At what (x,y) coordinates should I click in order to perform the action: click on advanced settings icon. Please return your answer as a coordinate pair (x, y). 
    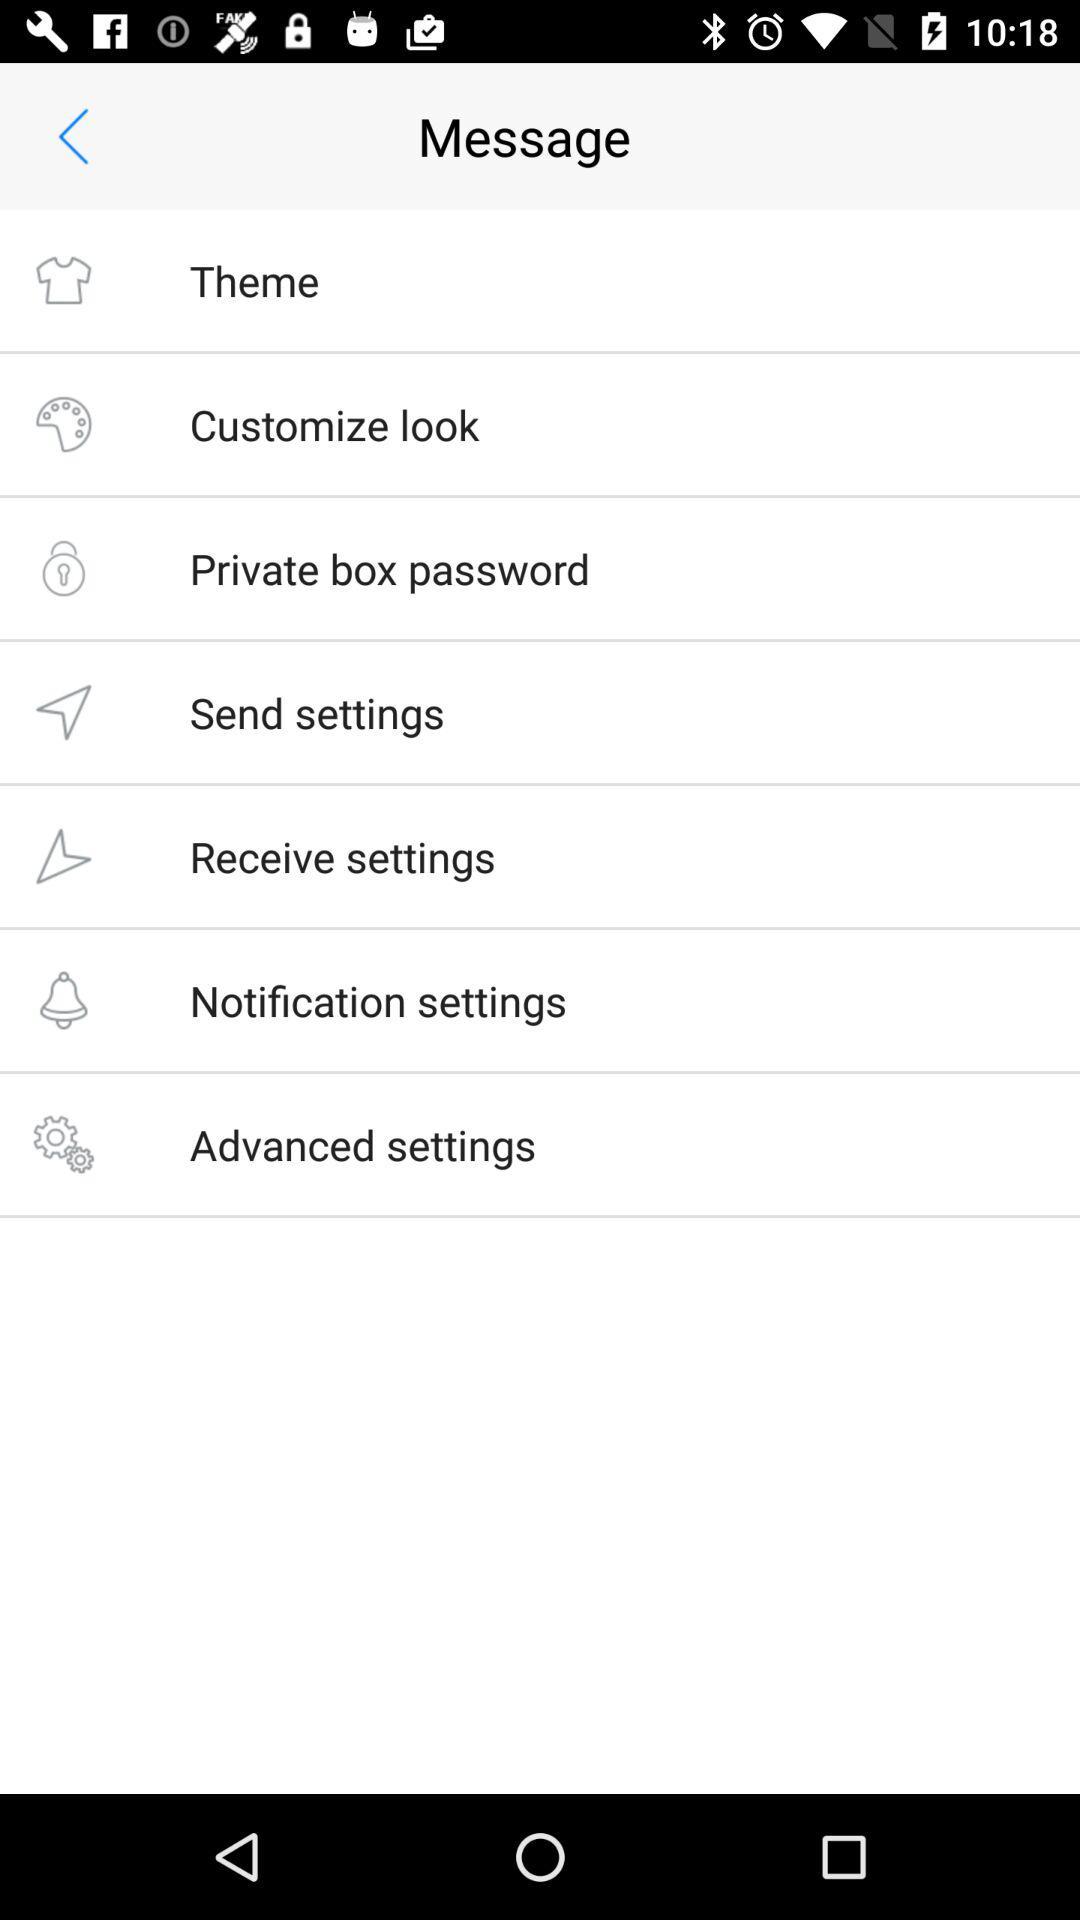
    Looking at the image, I should click on (362, 1144).